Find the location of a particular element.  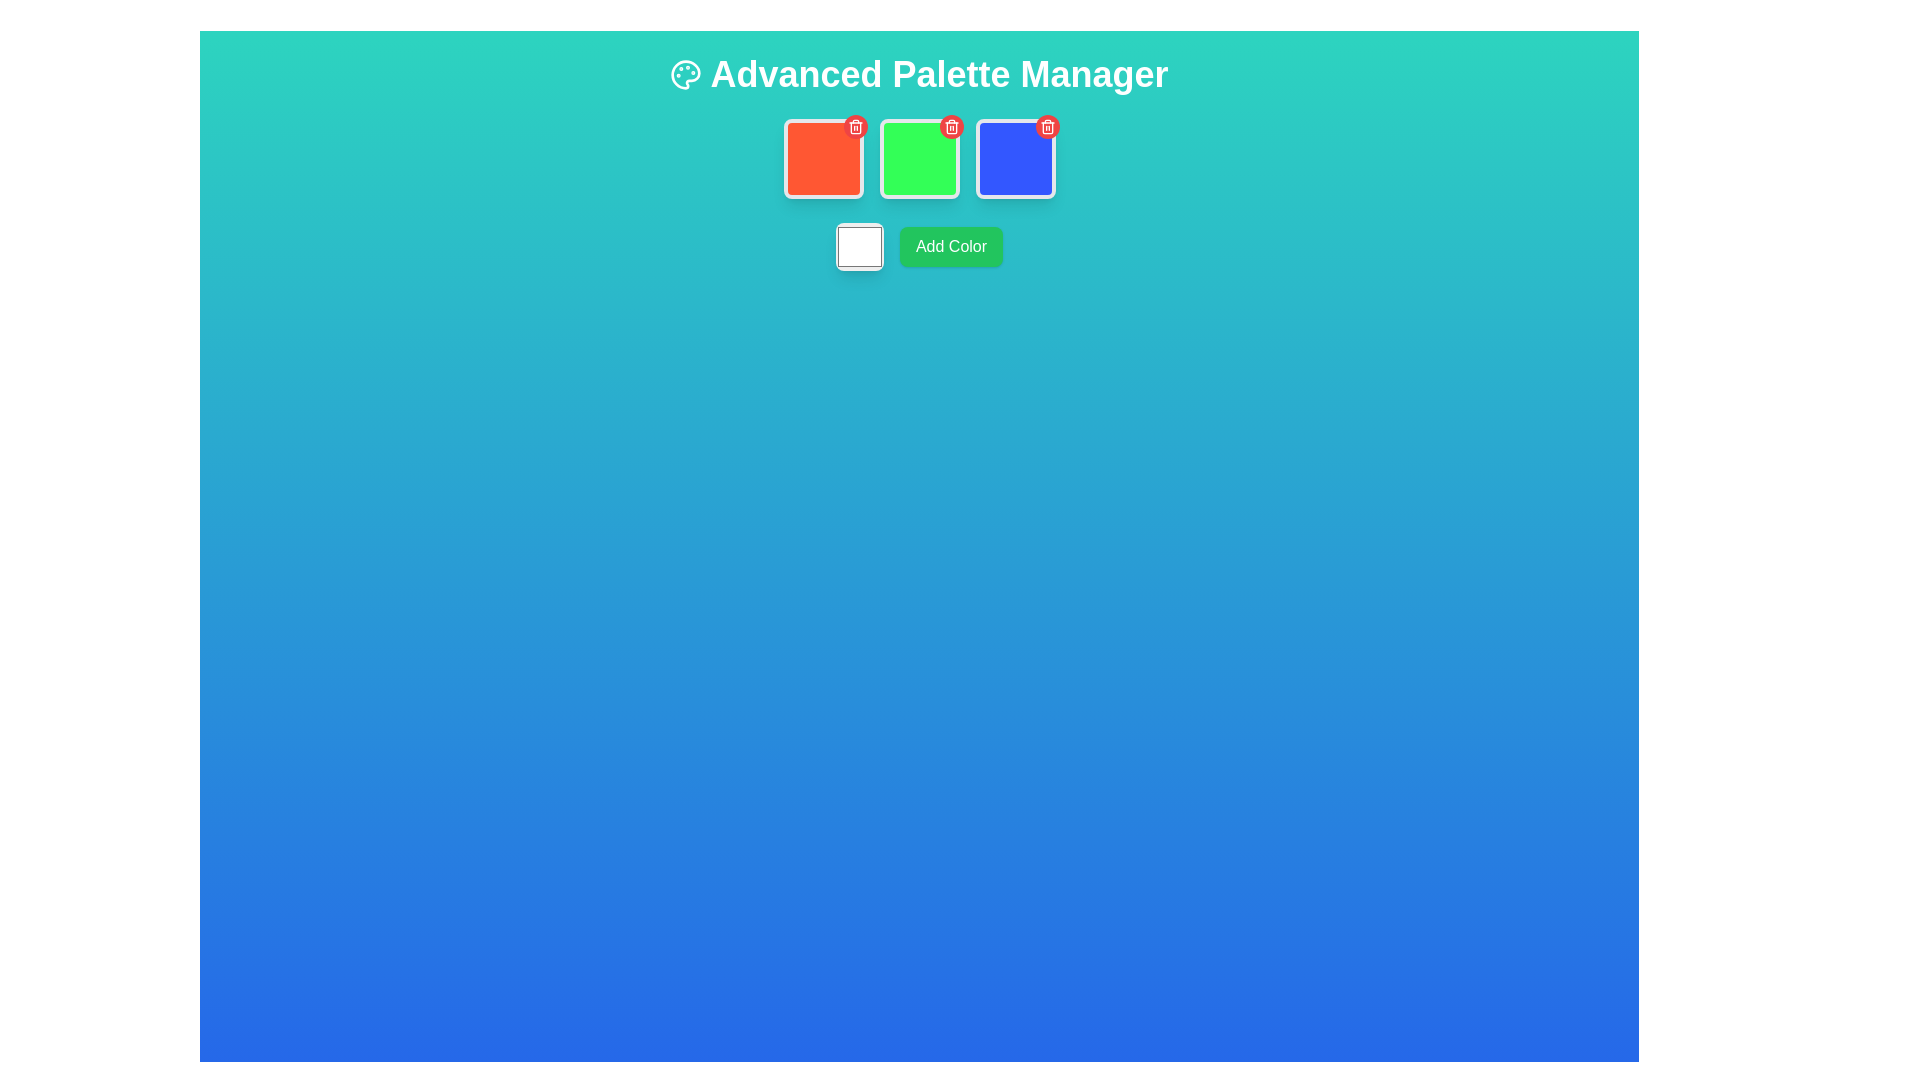

the delete button located at the top-right corner of the green tile, which is the second tile from the left in the row below the 'Advanced Palette Manager' title, to change its color is located at coordinates (950, 127).